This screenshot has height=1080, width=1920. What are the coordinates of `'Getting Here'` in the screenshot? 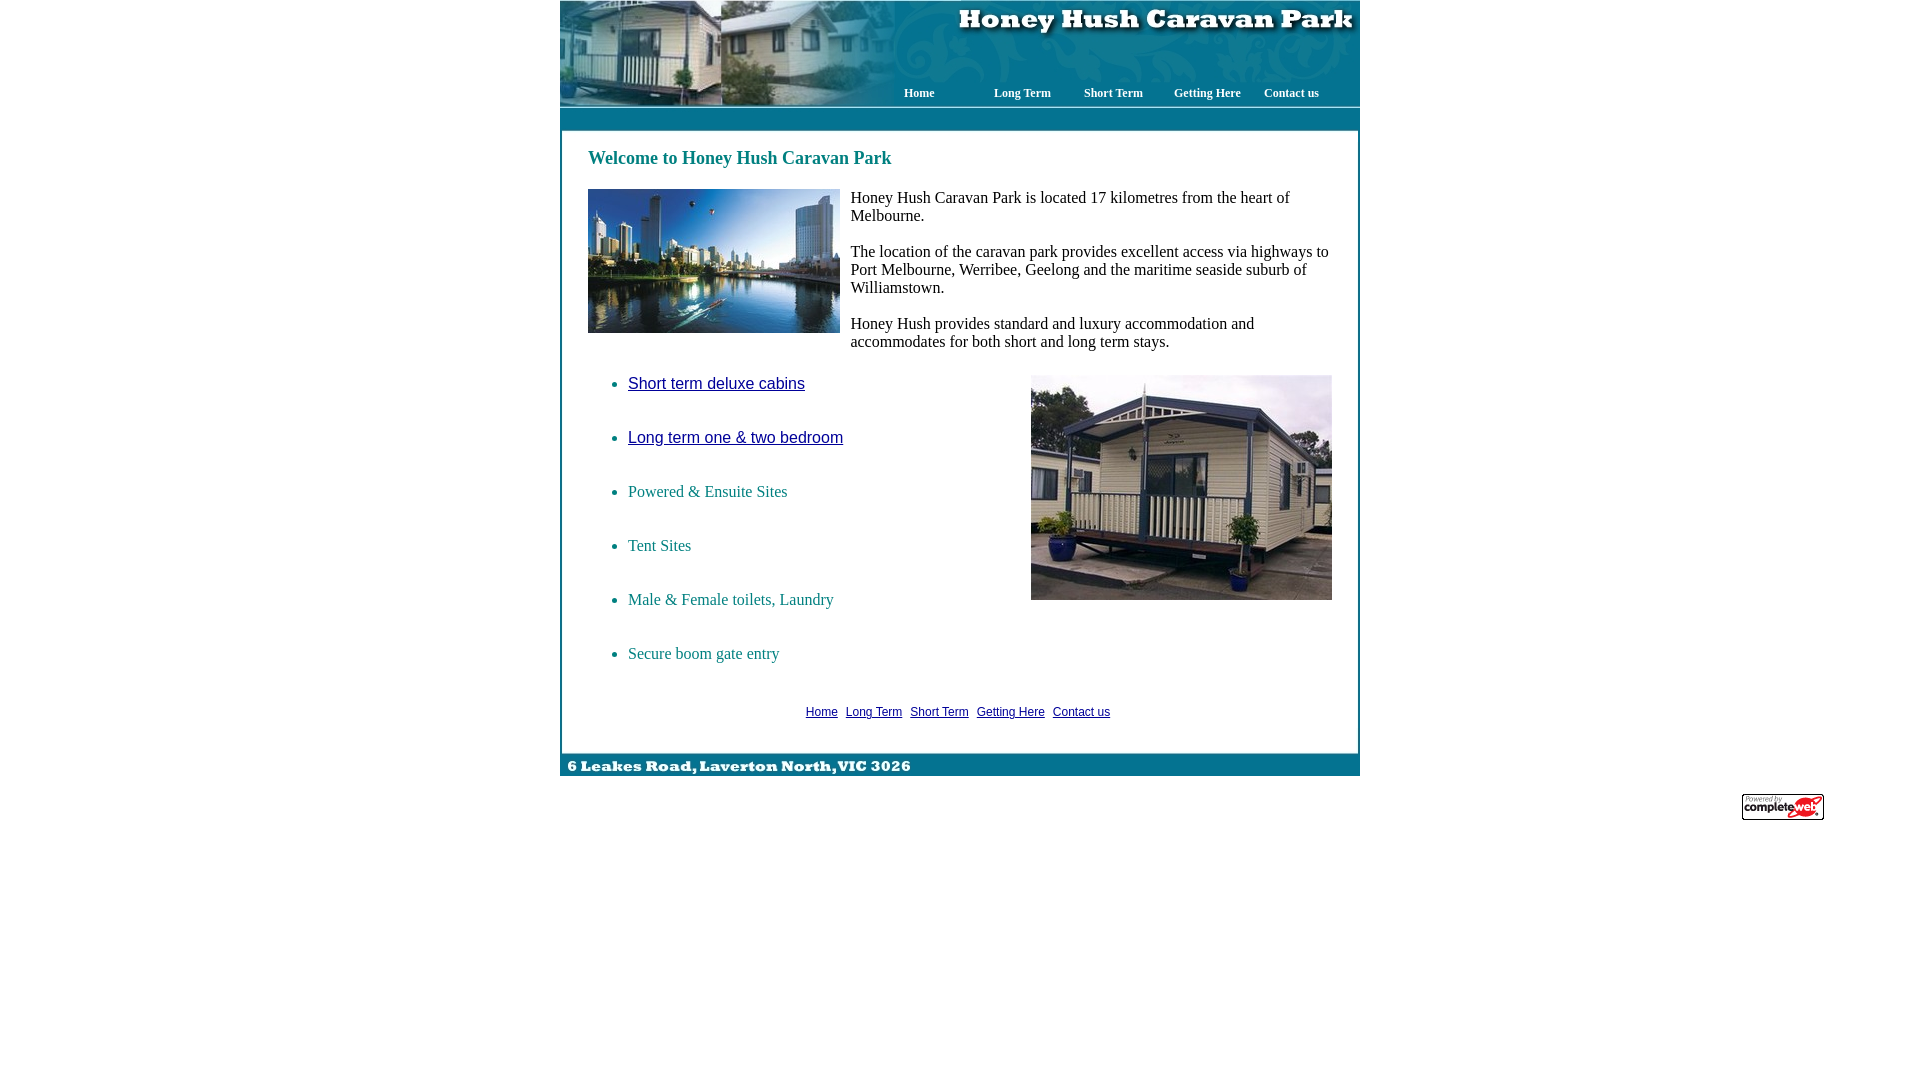 It's located at (977, 711).